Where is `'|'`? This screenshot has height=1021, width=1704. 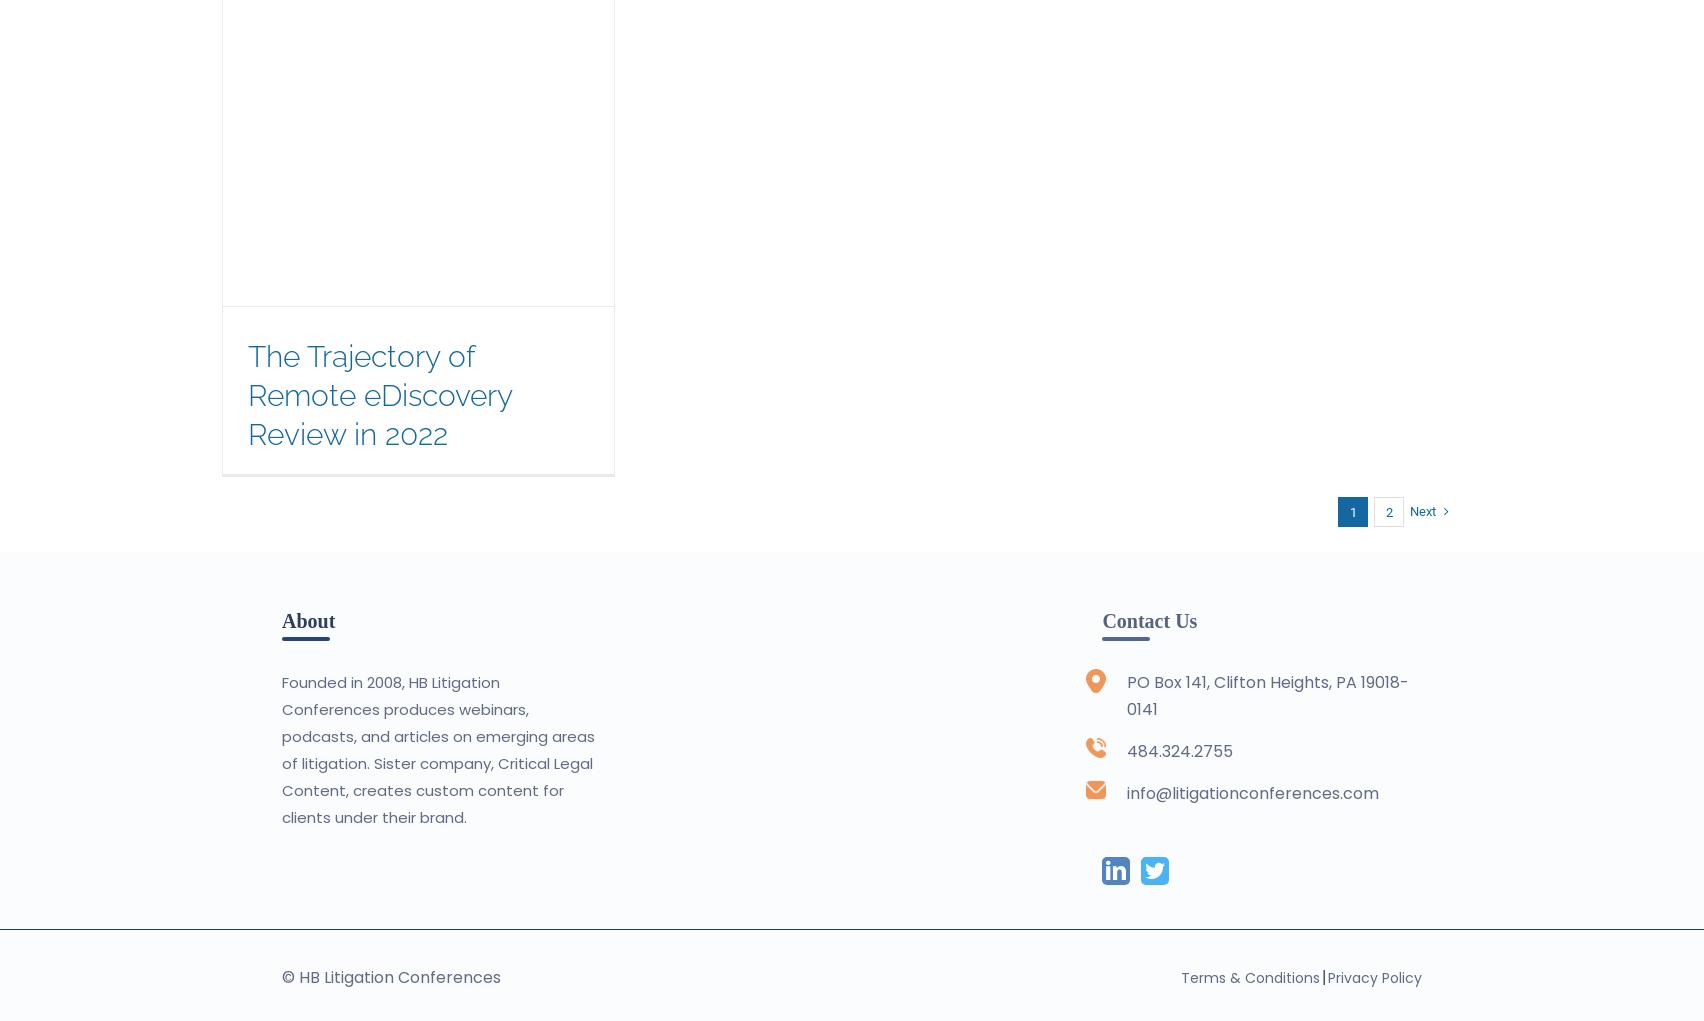
'|' is located at coordinates (1321, 974).